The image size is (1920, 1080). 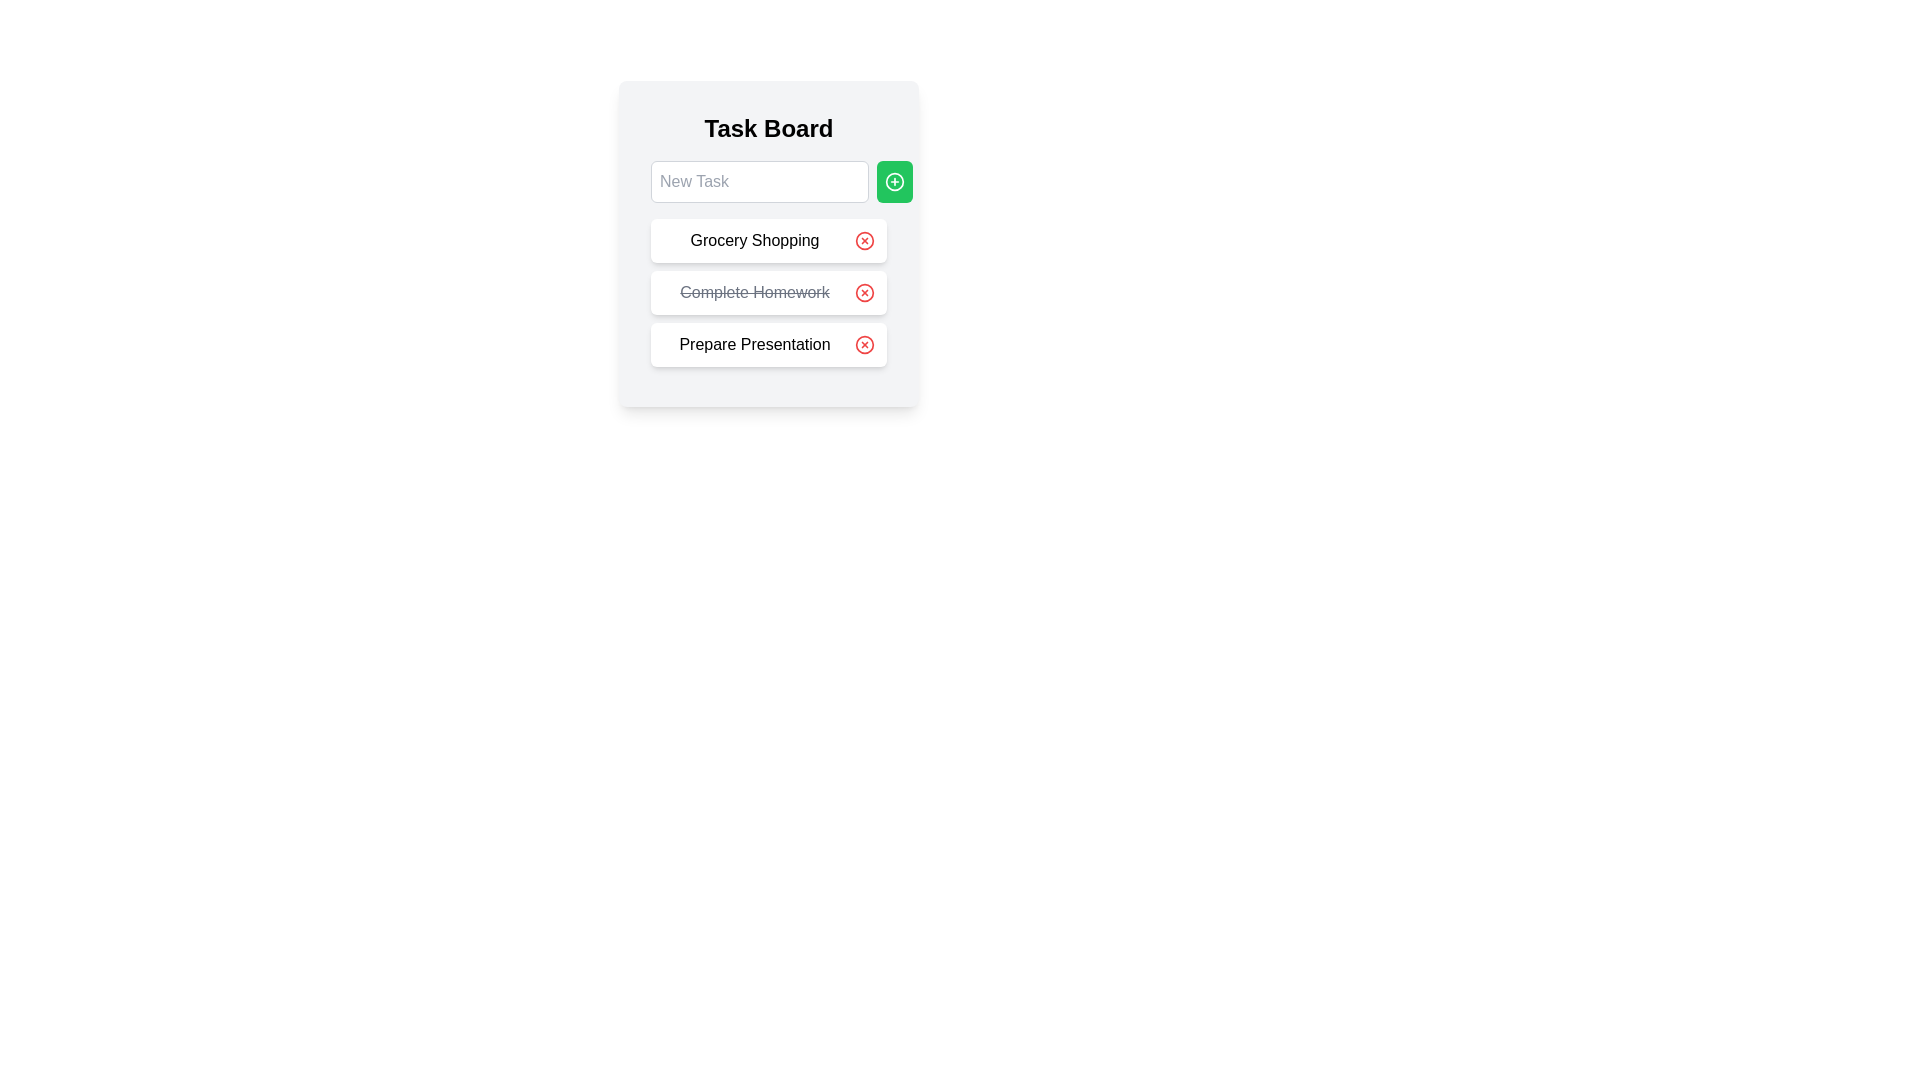 I want to click on the circular SVG graphical element that is part of the delete button positioned to the right of the 'Prepare Presentation' item on the task list, so click(x=864, y=343).